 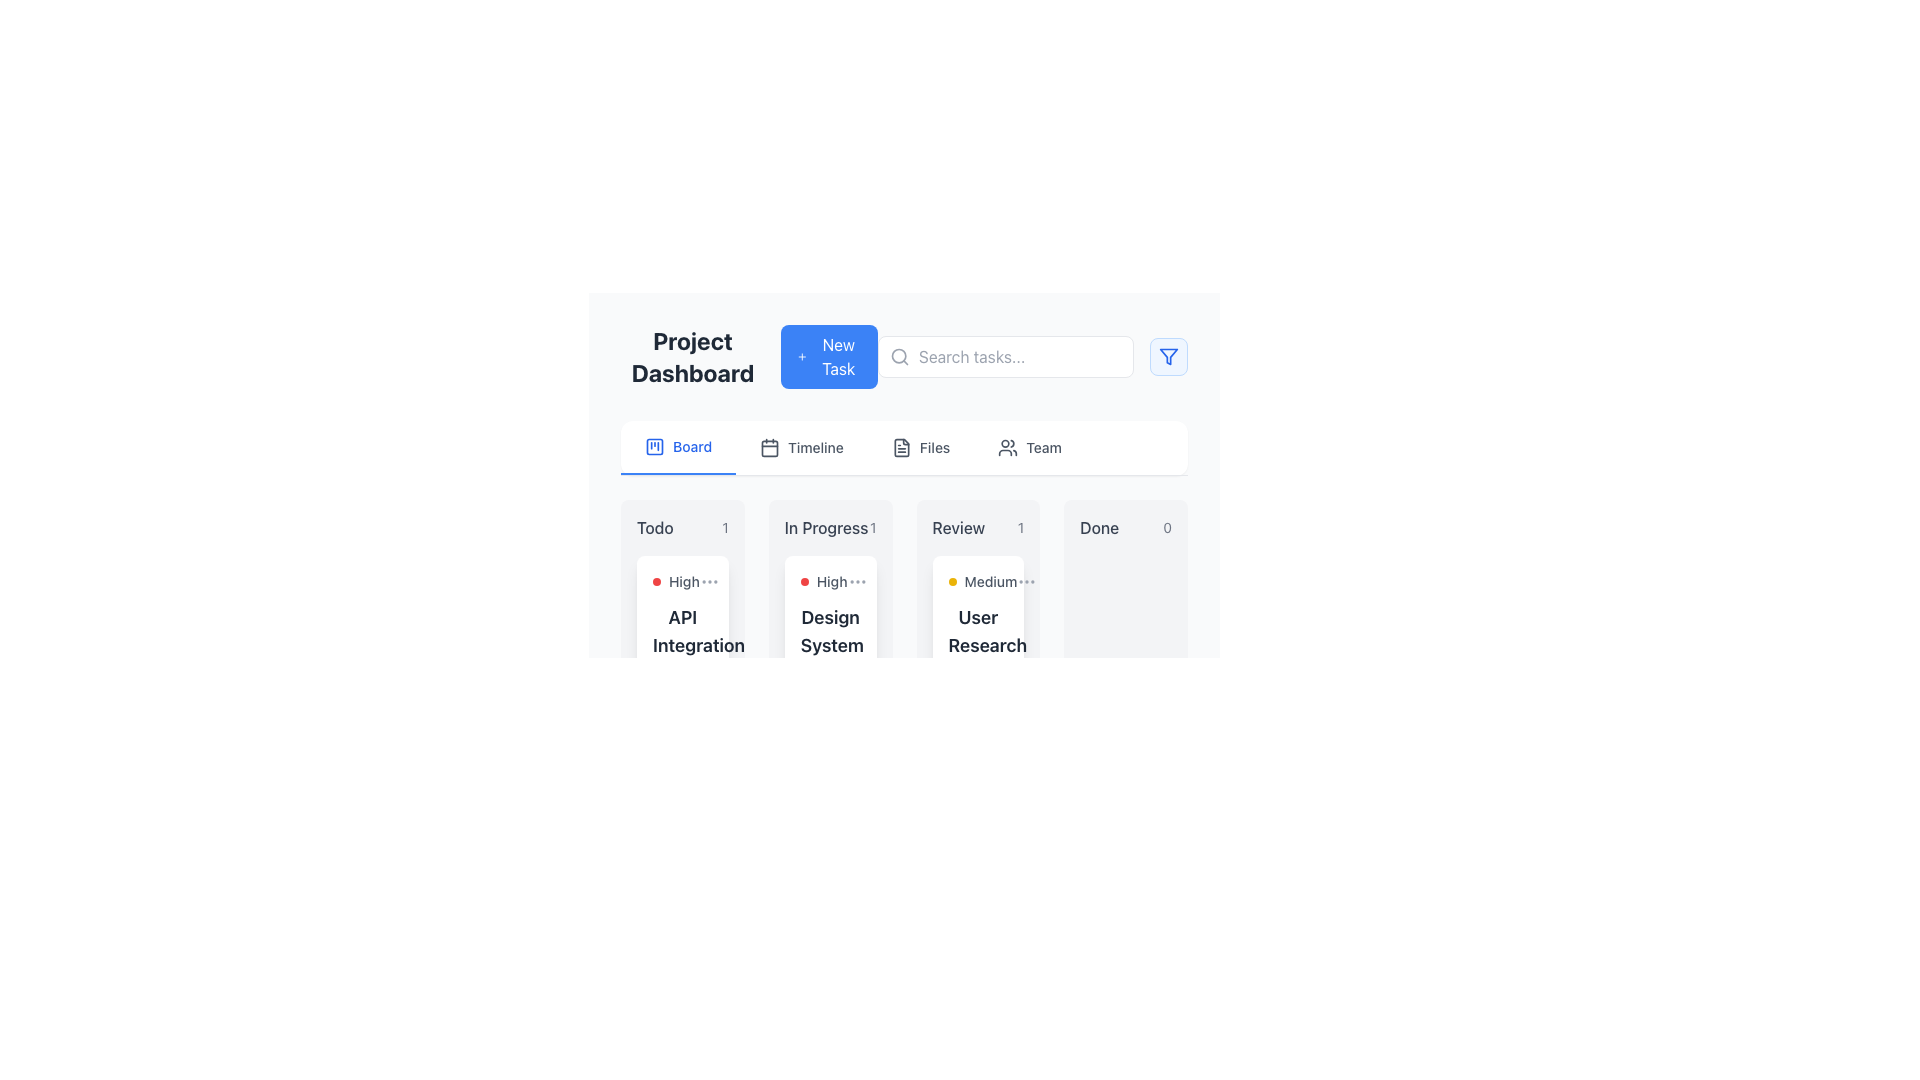 What do you see at coordinates (802, 356) in the screenshot?
I see `the white 'plus' icon within the blue 'New Task' button` at bounding box center [802, 356].